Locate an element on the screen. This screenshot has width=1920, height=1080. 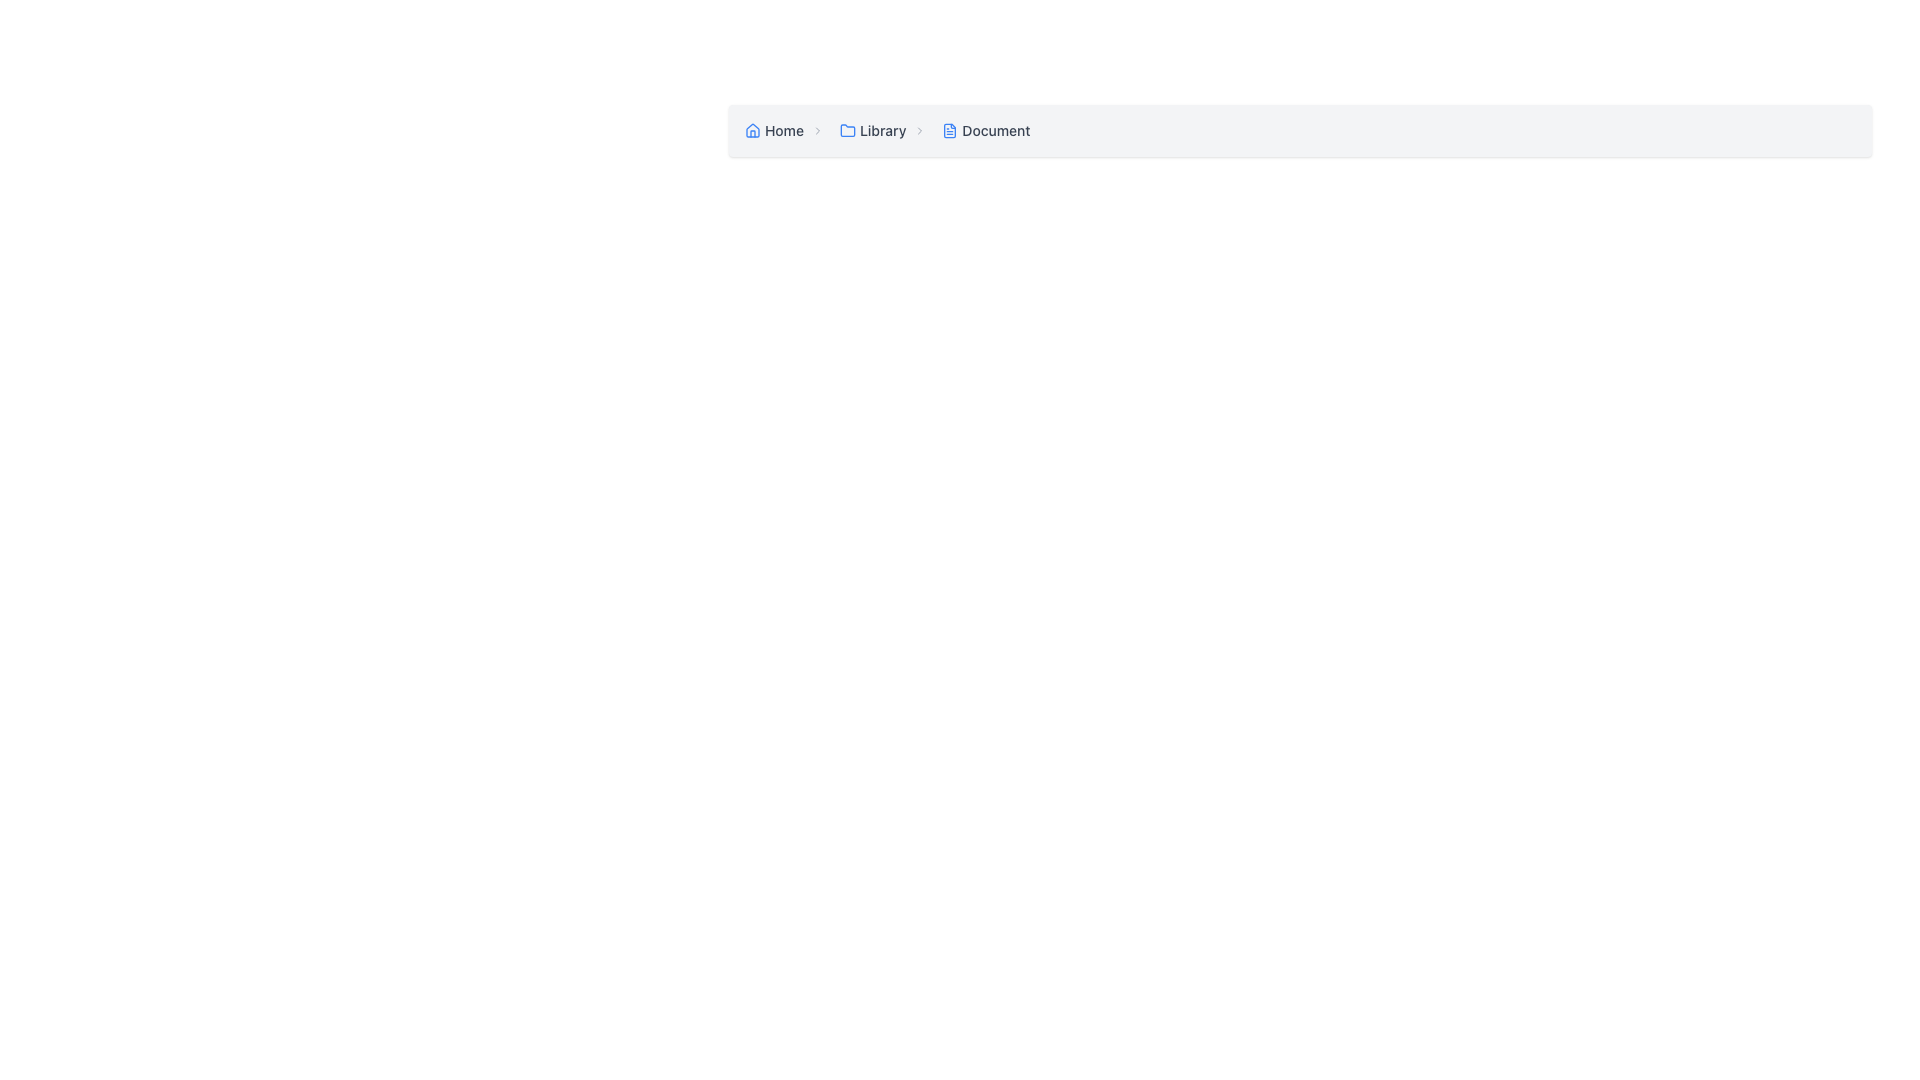
the Breadcrumb navigation item is located at coordinates (986, 131).